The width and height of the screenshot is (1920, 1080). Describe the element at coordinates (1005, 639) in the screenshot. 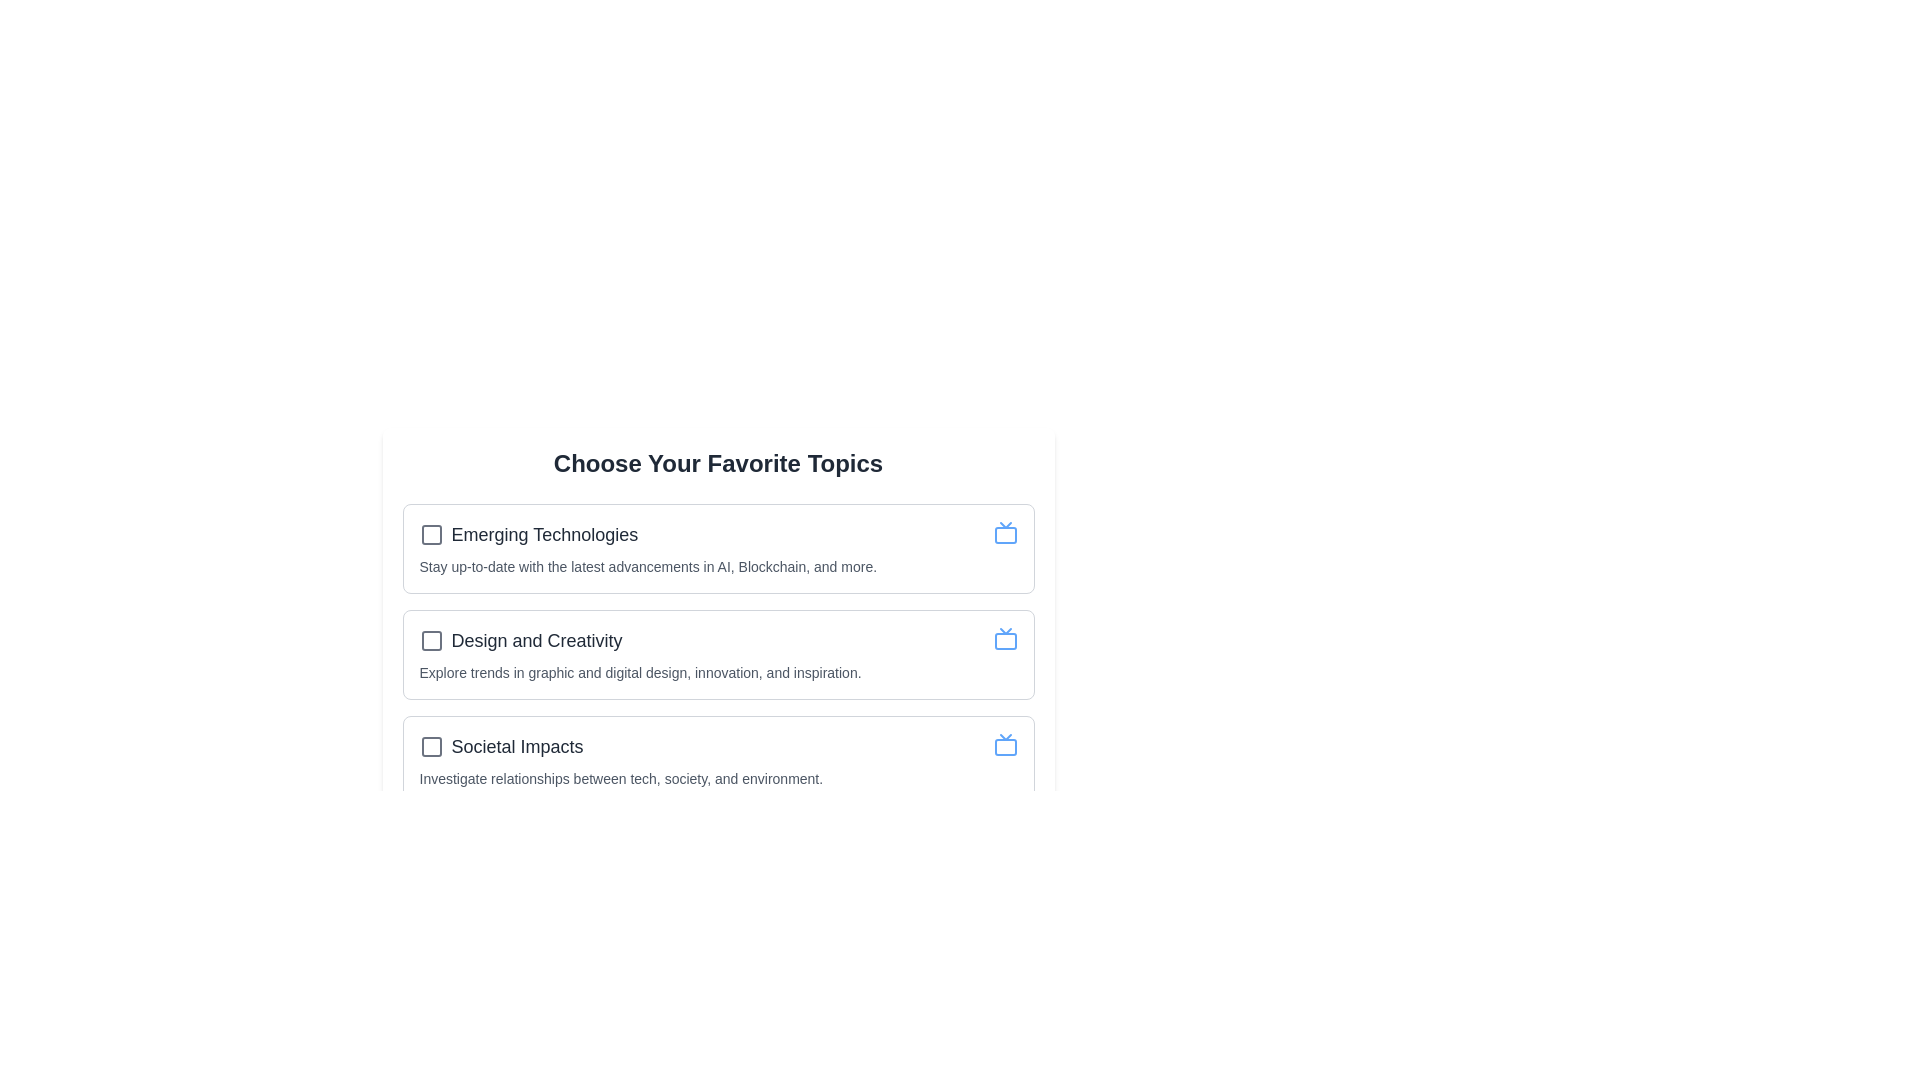

I see `the icon located at the far right of the 'Design and Creativity' topic row, which serves as a visual marker for this topic` at that location.